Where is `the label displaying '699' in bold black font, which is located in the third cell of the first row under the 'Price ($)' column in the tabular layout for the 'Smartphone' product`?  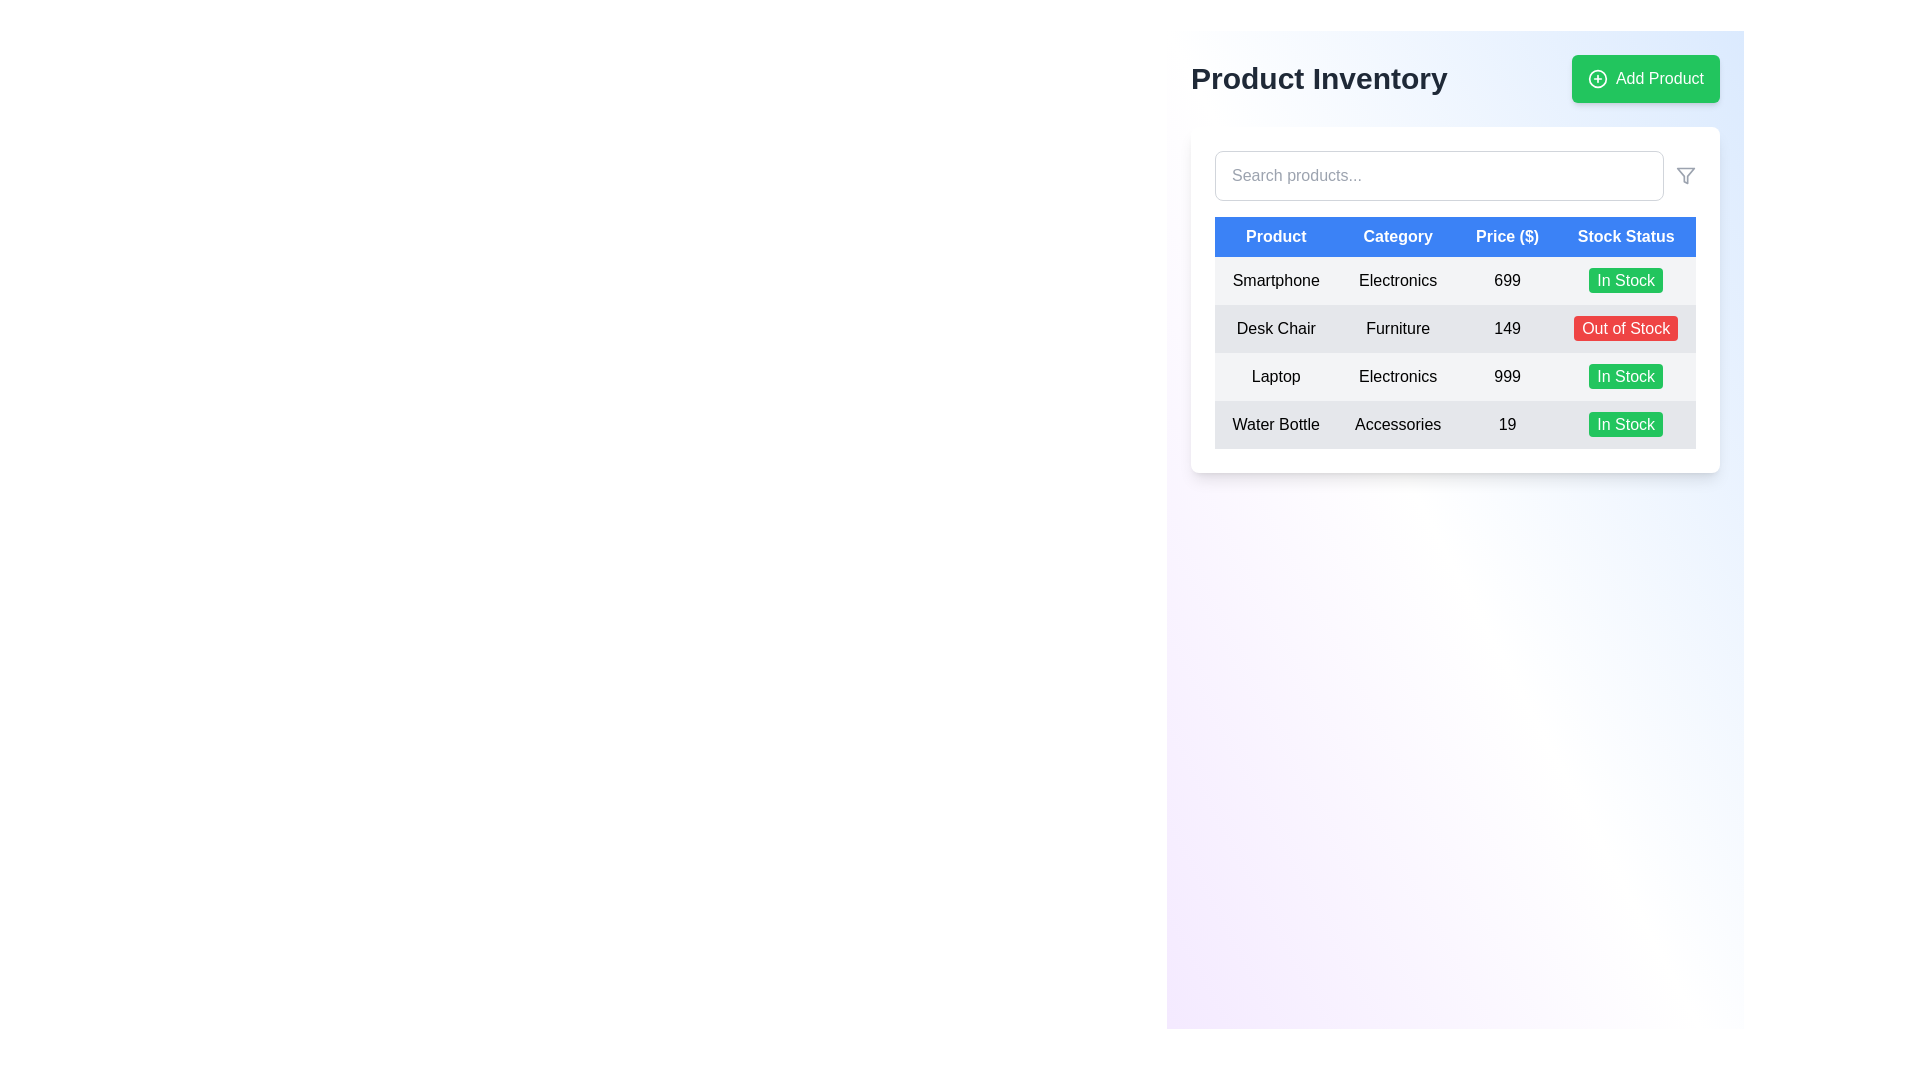 the label displaying '699' in bold black font, which is located in the third cell of the first row under the 'Price ($)' column in the tabular layout for the 'Smartphone' product is located at coordinates (1507, 281).